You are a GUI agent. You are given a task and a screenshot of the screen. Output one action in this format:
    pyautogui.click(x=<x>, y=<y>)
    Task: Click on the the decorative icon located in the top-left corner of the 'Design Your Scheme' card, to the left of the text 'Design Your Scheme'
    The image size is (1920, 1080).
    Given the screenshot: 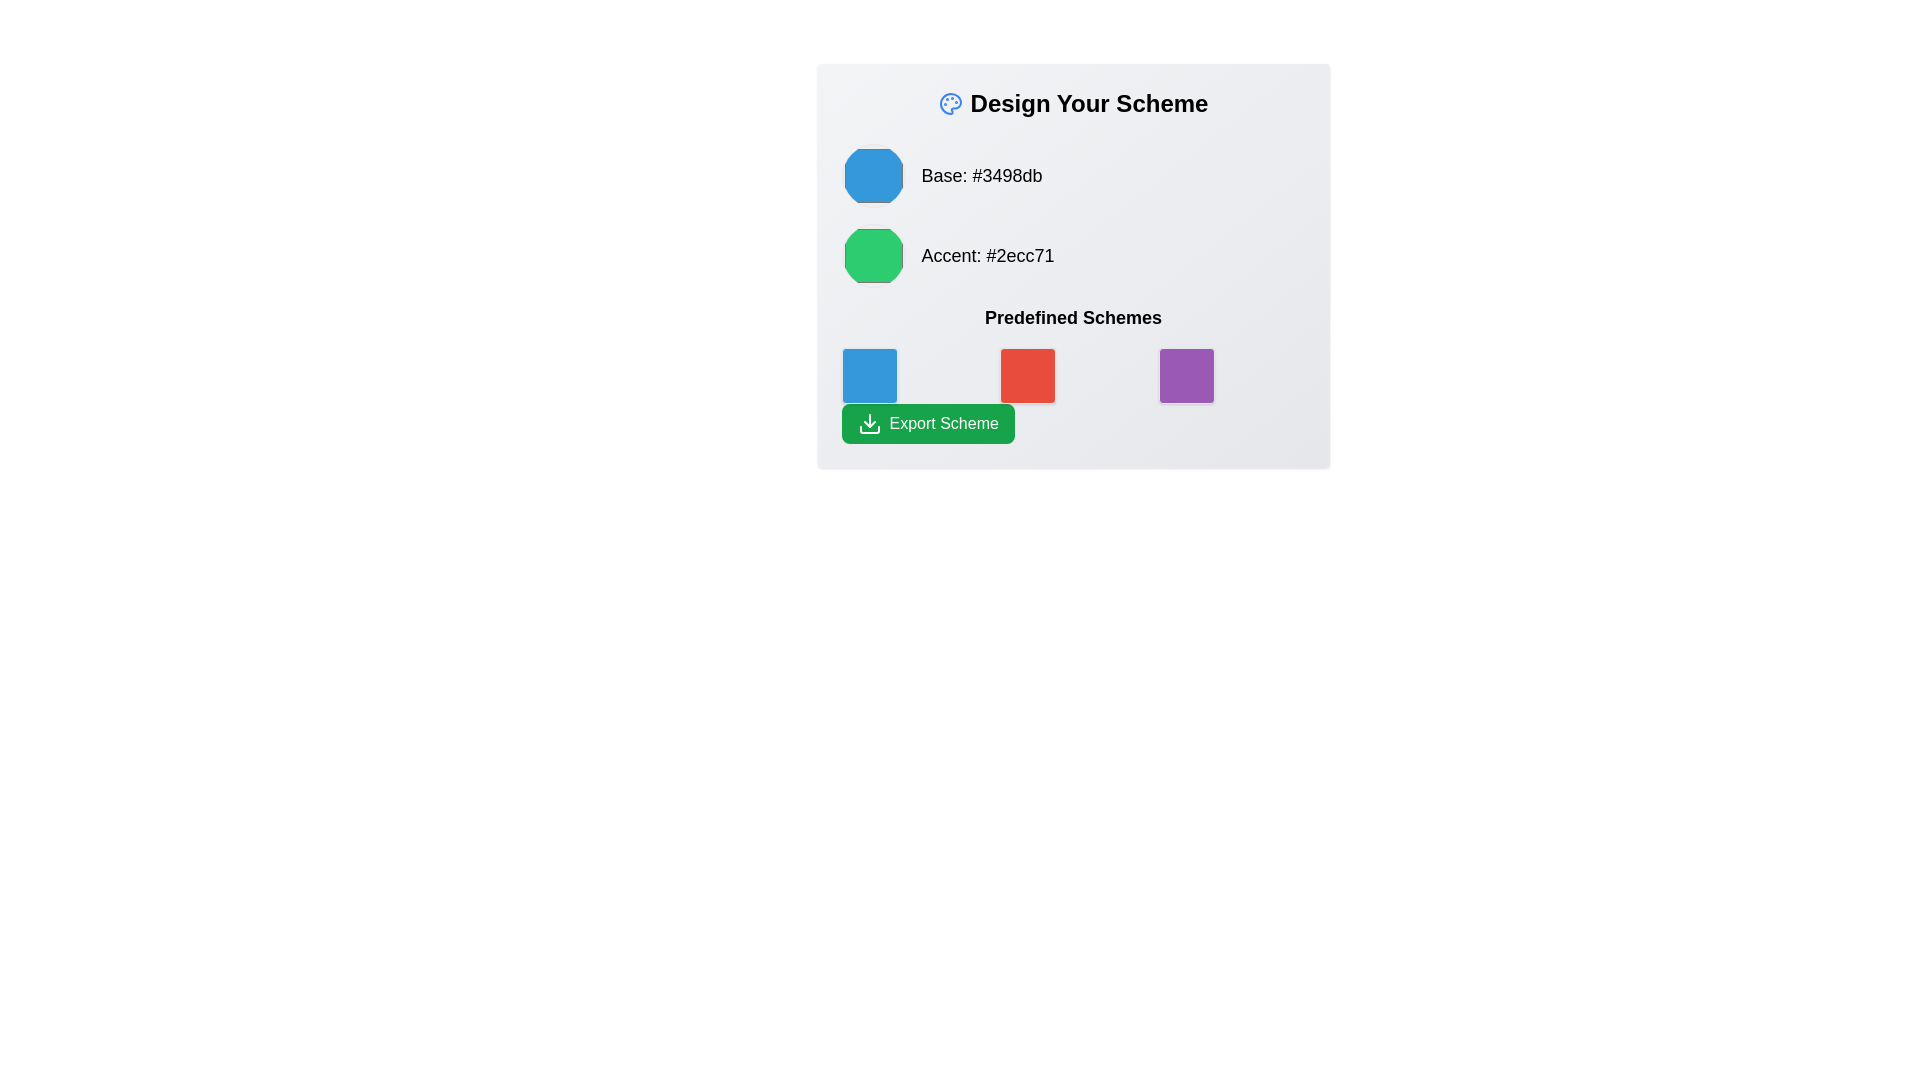 What is the action you would take?
    pyautogui.click(x=949, y=104)
    